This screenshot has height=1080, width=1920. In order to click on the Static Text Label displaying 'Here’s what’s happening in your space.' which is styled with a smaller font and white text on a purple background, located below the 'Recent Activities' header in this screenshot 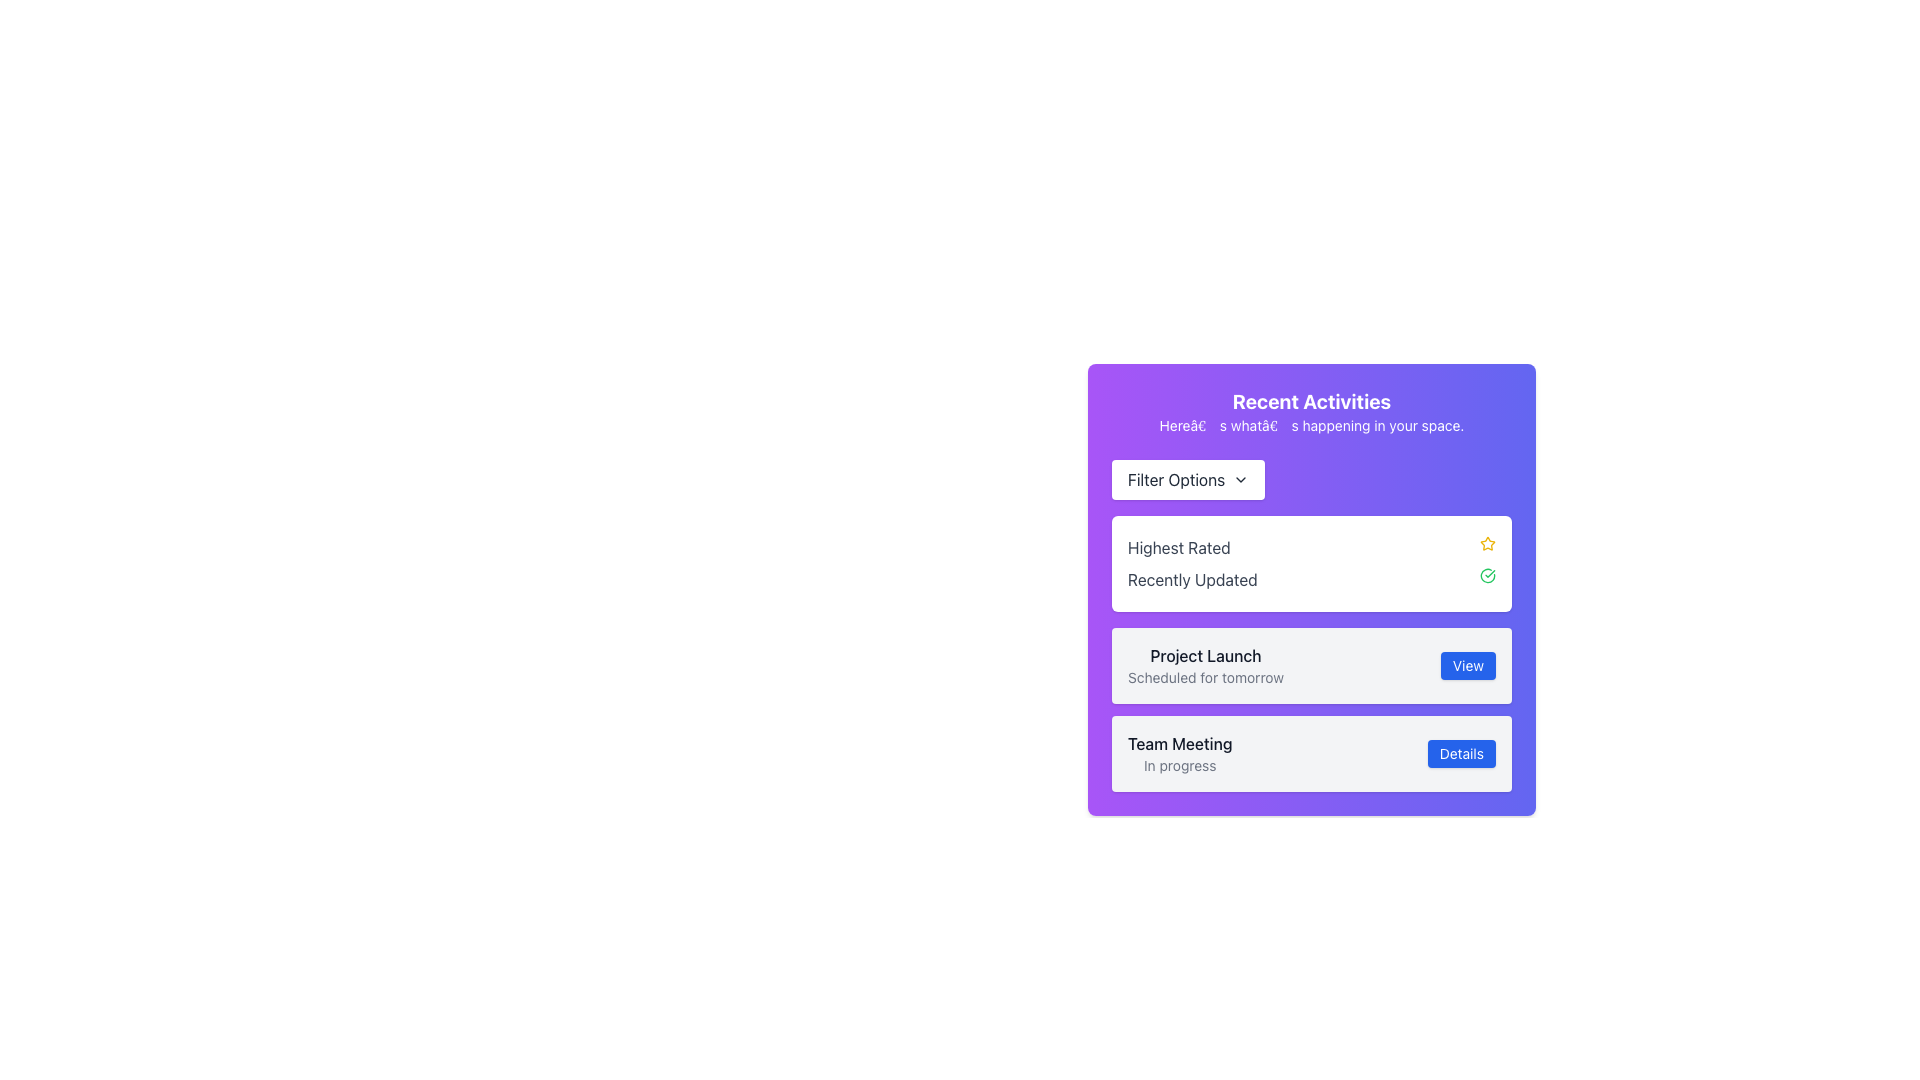, I will do `click(1311, 424)`.